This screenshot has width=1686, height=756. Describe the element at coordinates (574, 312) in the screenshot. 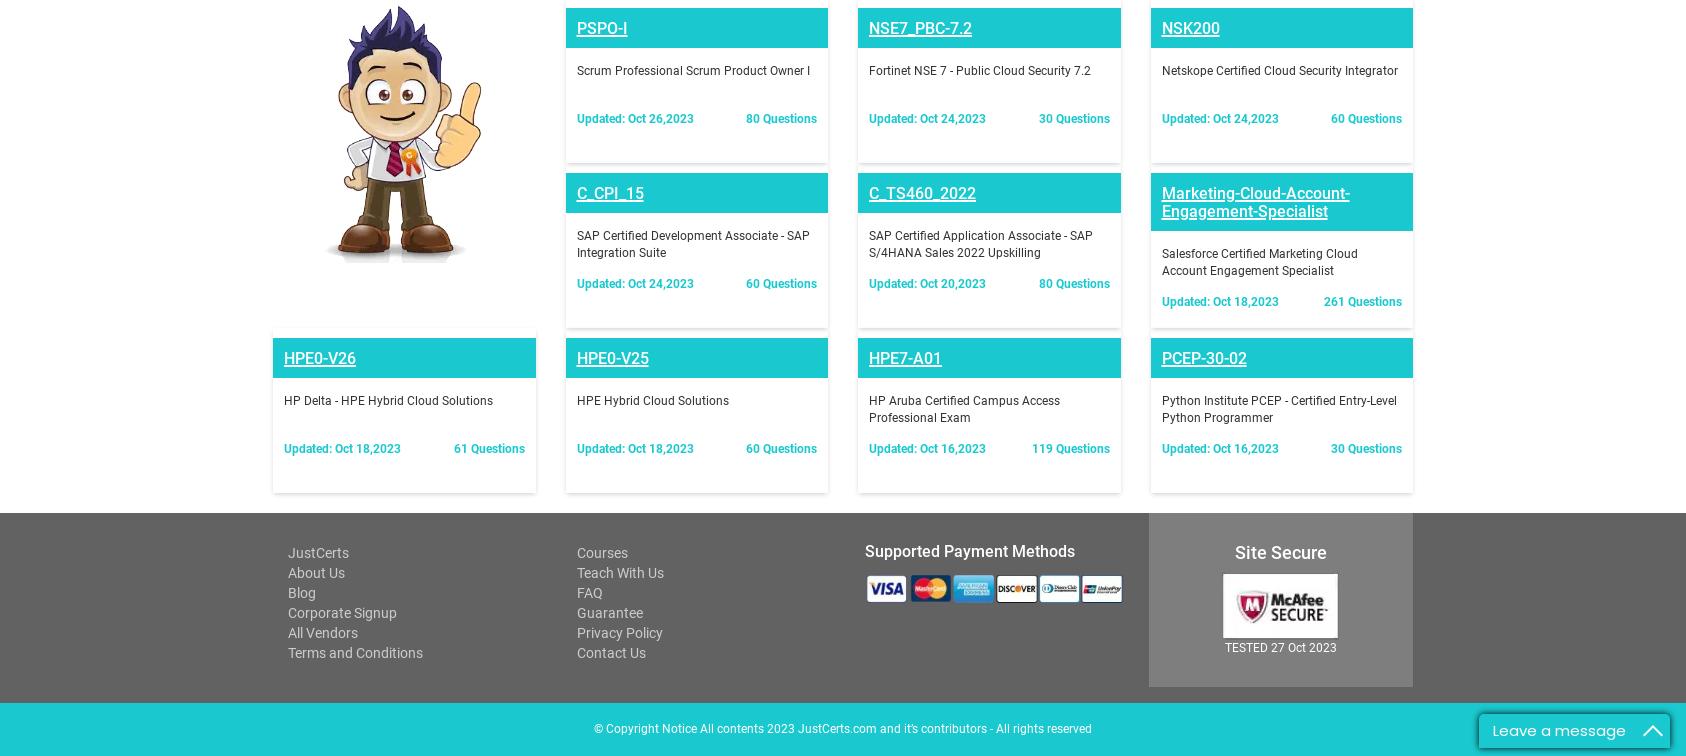

I see `'Teach With Us'` at that location.